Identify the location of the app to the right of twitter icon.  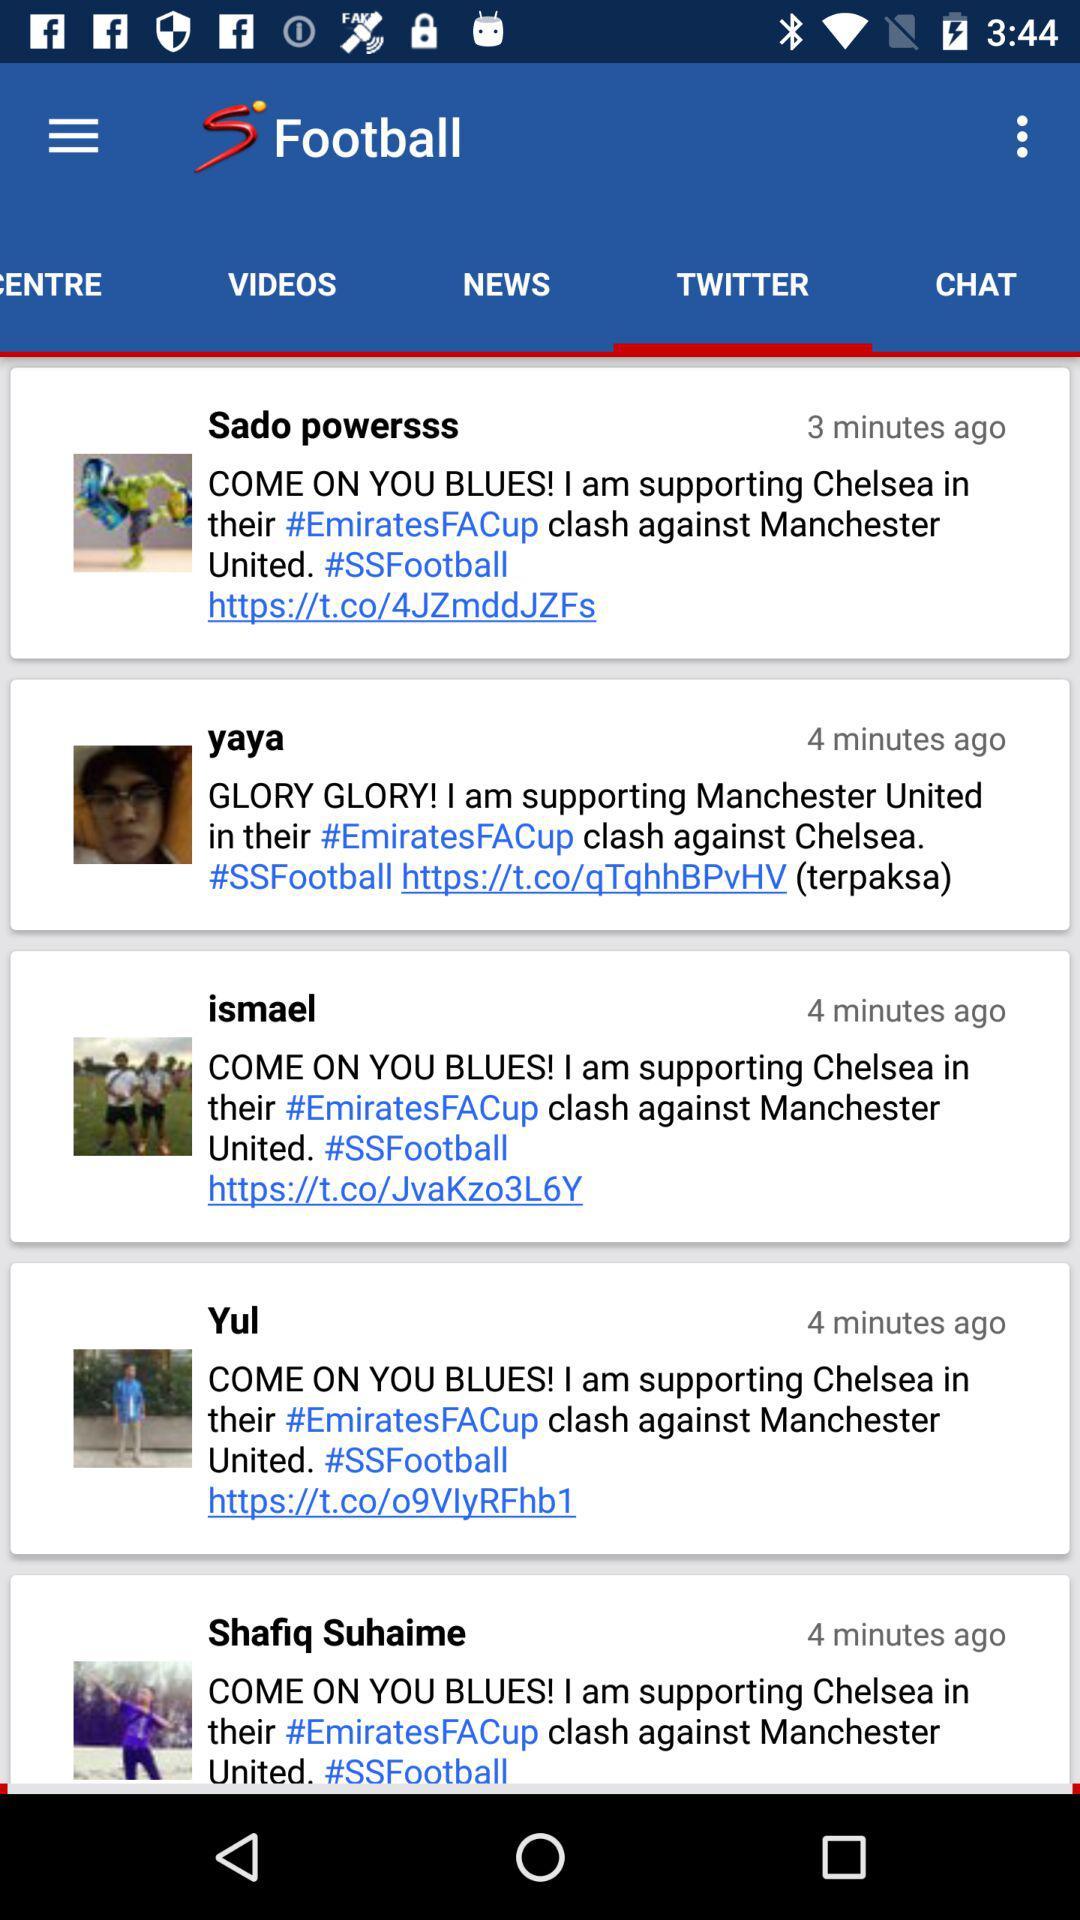
(1027, 135).